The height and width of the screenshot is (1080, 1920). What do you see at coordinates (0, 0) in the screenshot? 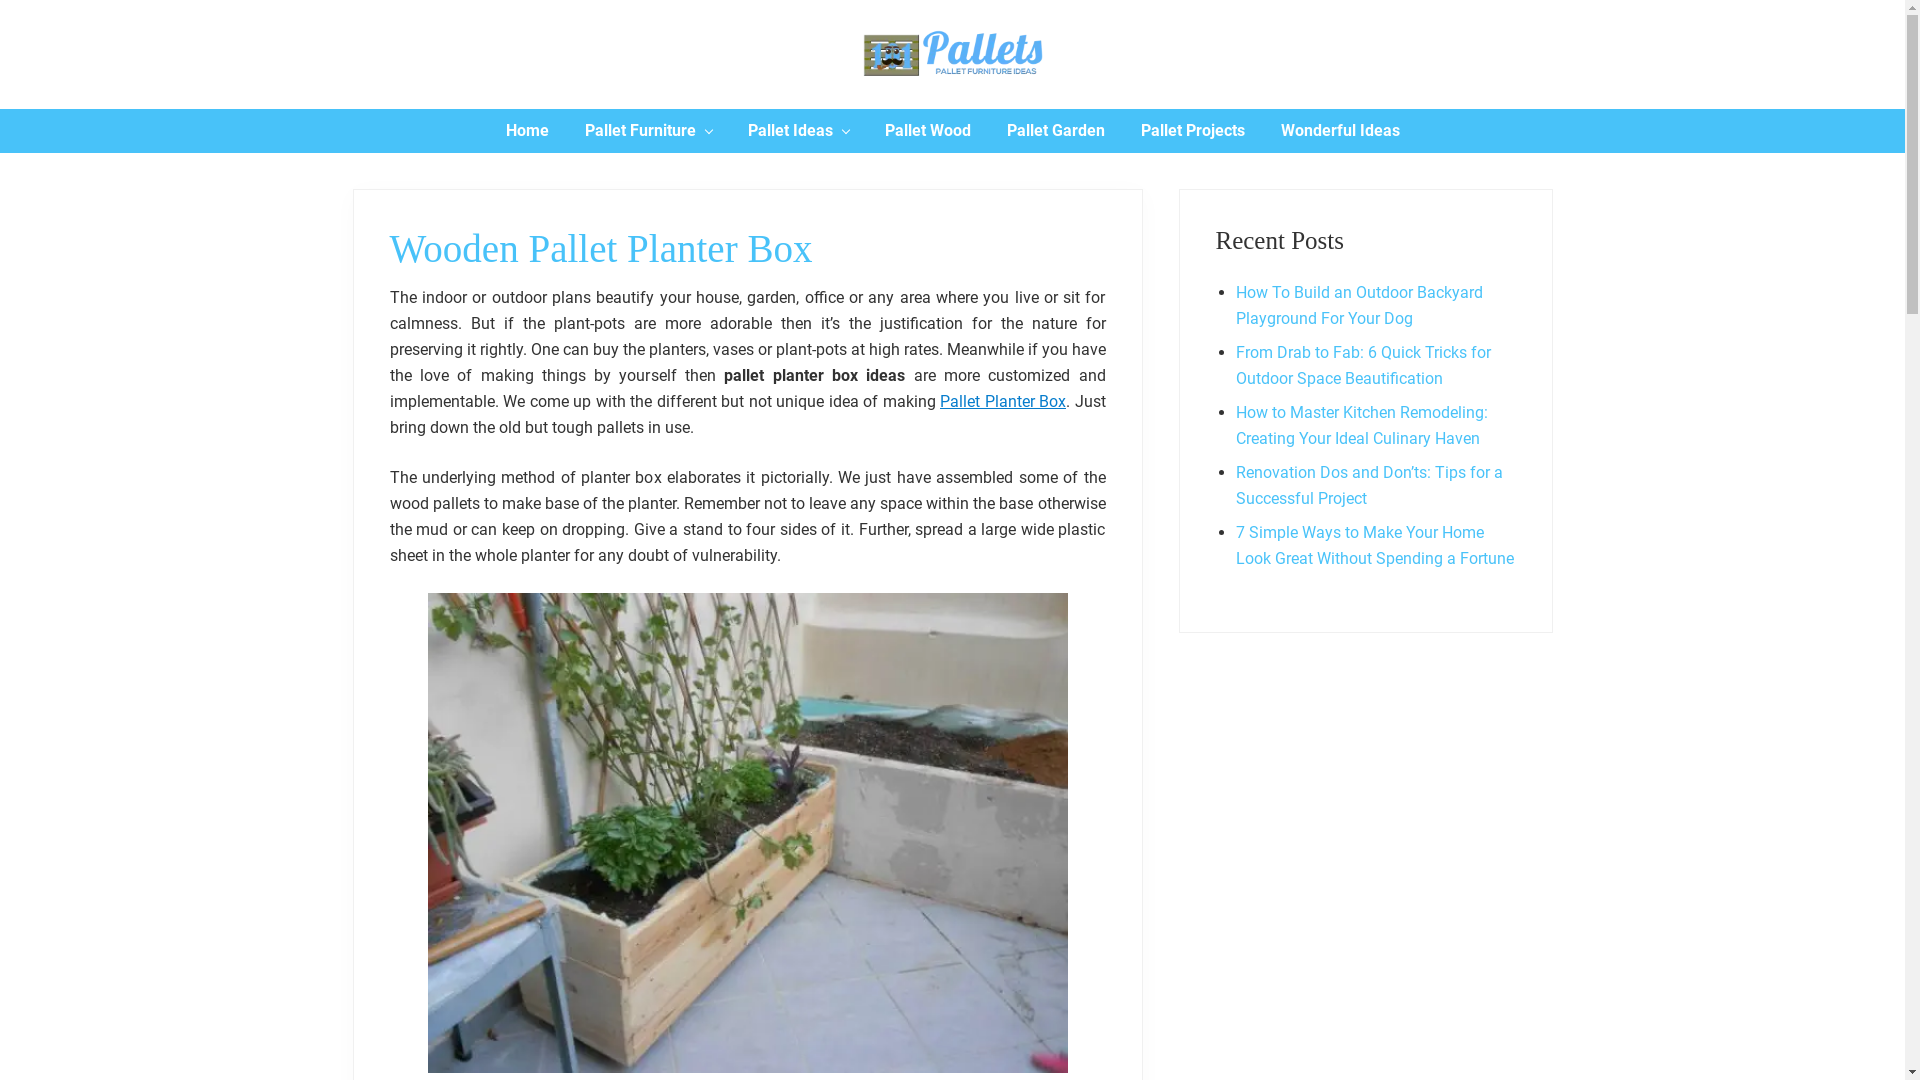
I see `'Skip to primary navigation'` at bounding box center [0, 0].